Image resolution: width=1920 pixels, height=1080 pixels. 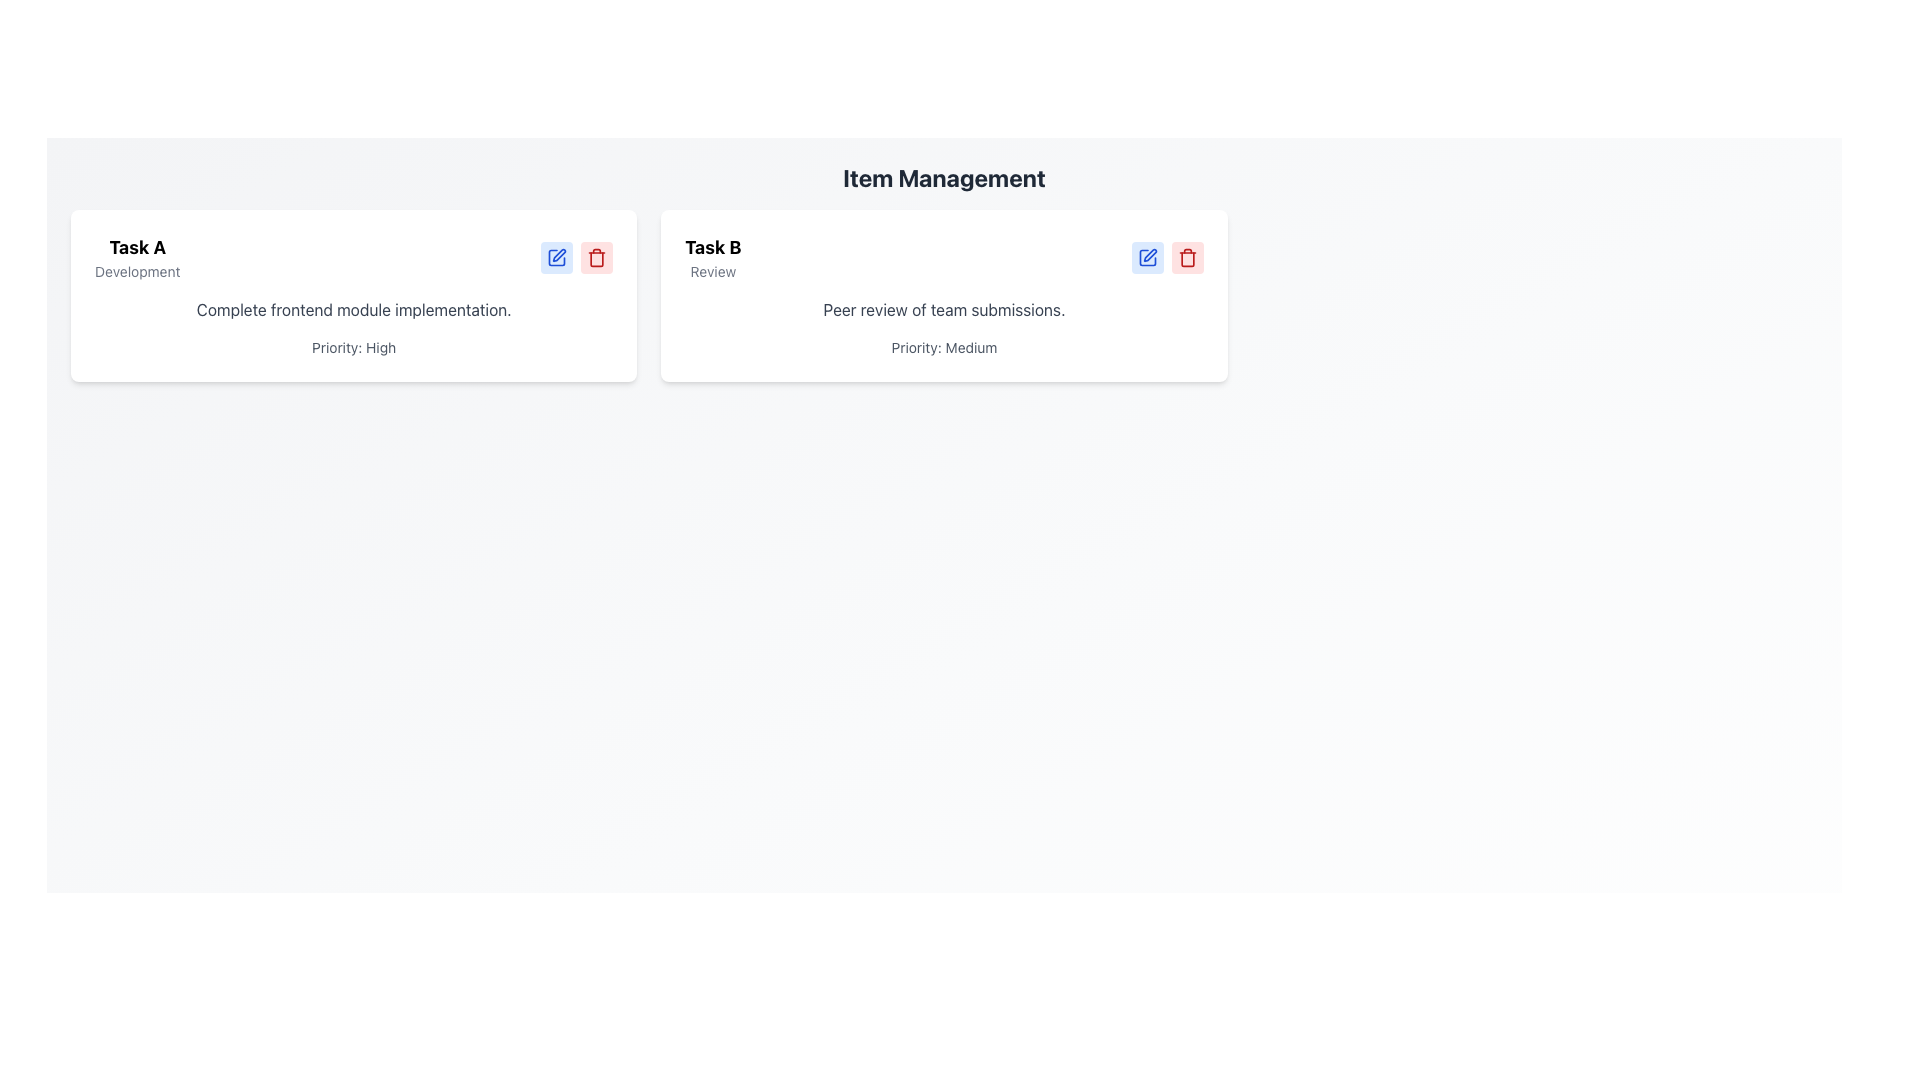 What do you see at coordinates (559, 254) in the screenshot?
I see `the stylized pen icon within the edit button on the right side of the card labeled 'Task B'` at bounding box center [559, 254].